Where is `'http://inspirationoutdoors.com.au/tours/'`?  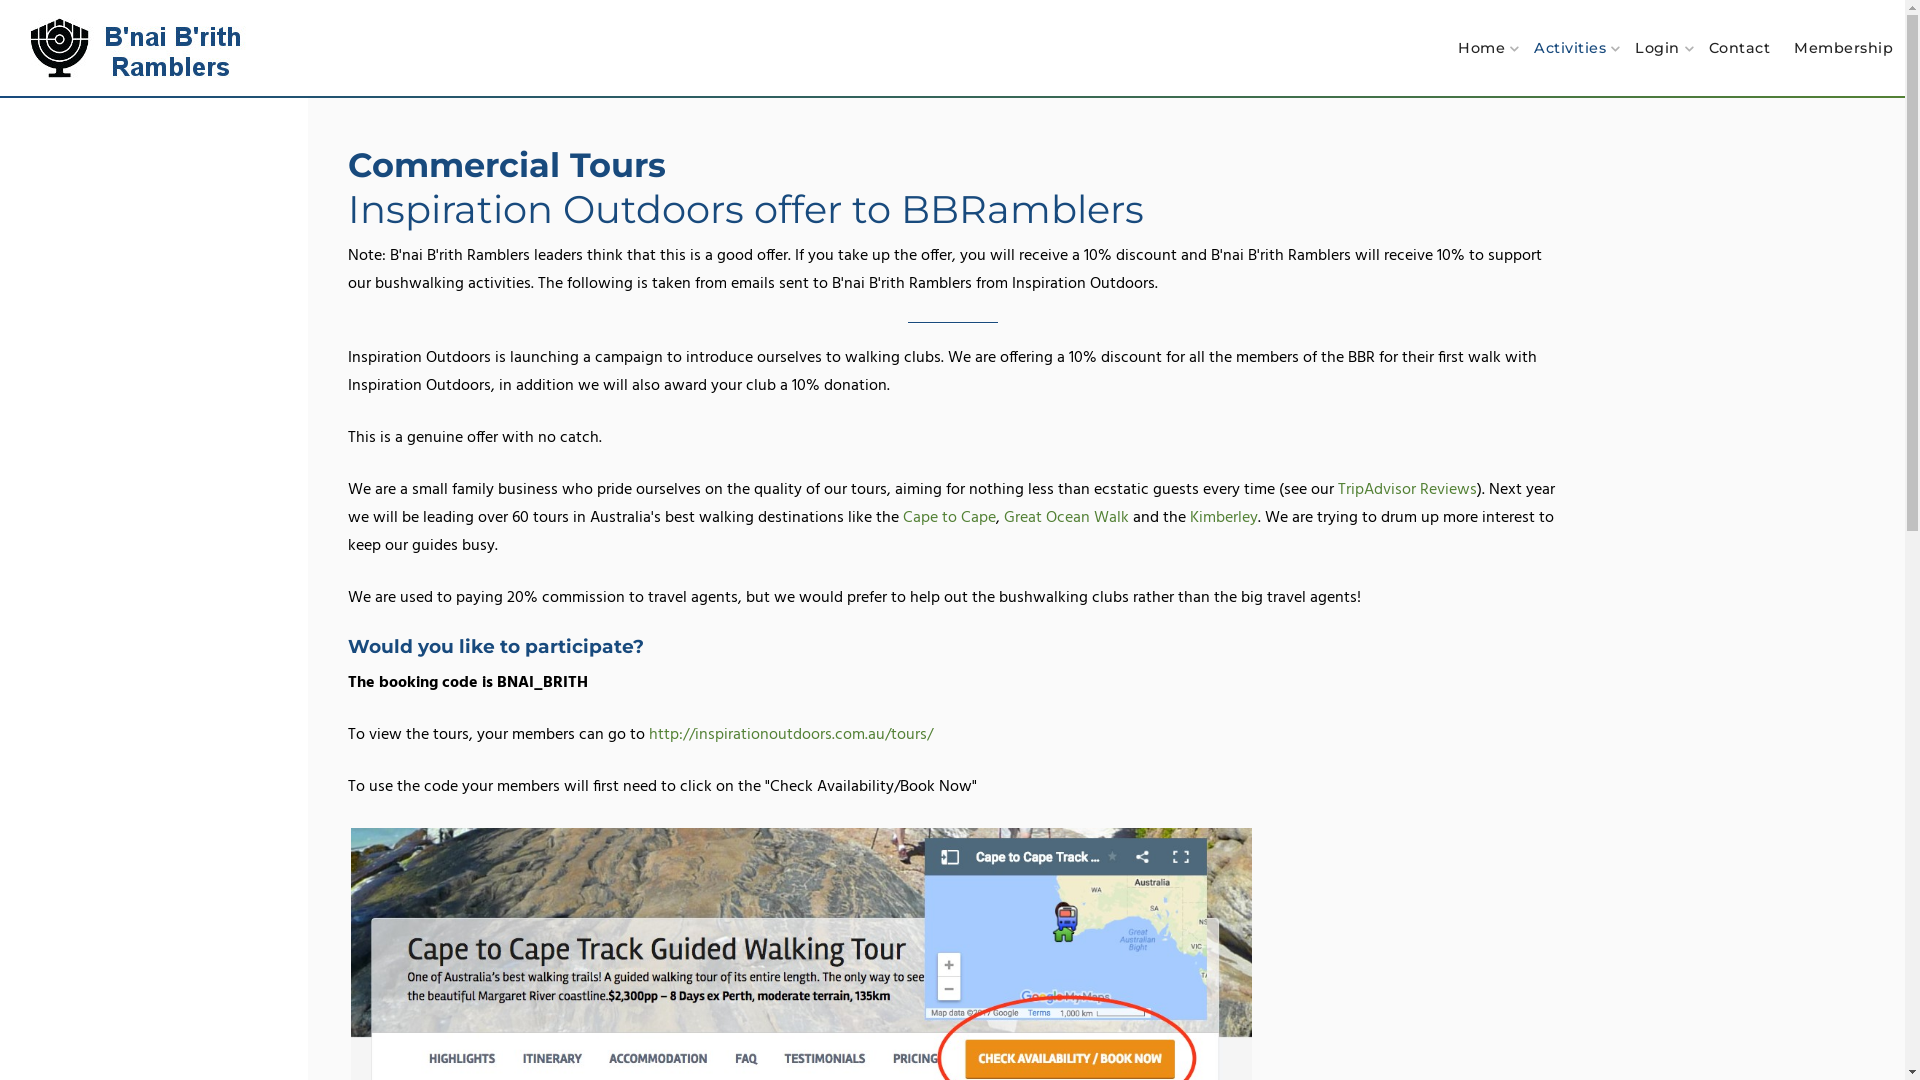
'http://inspirationoutdoors.com.au/tours/' is located at coordinates (789, 735).